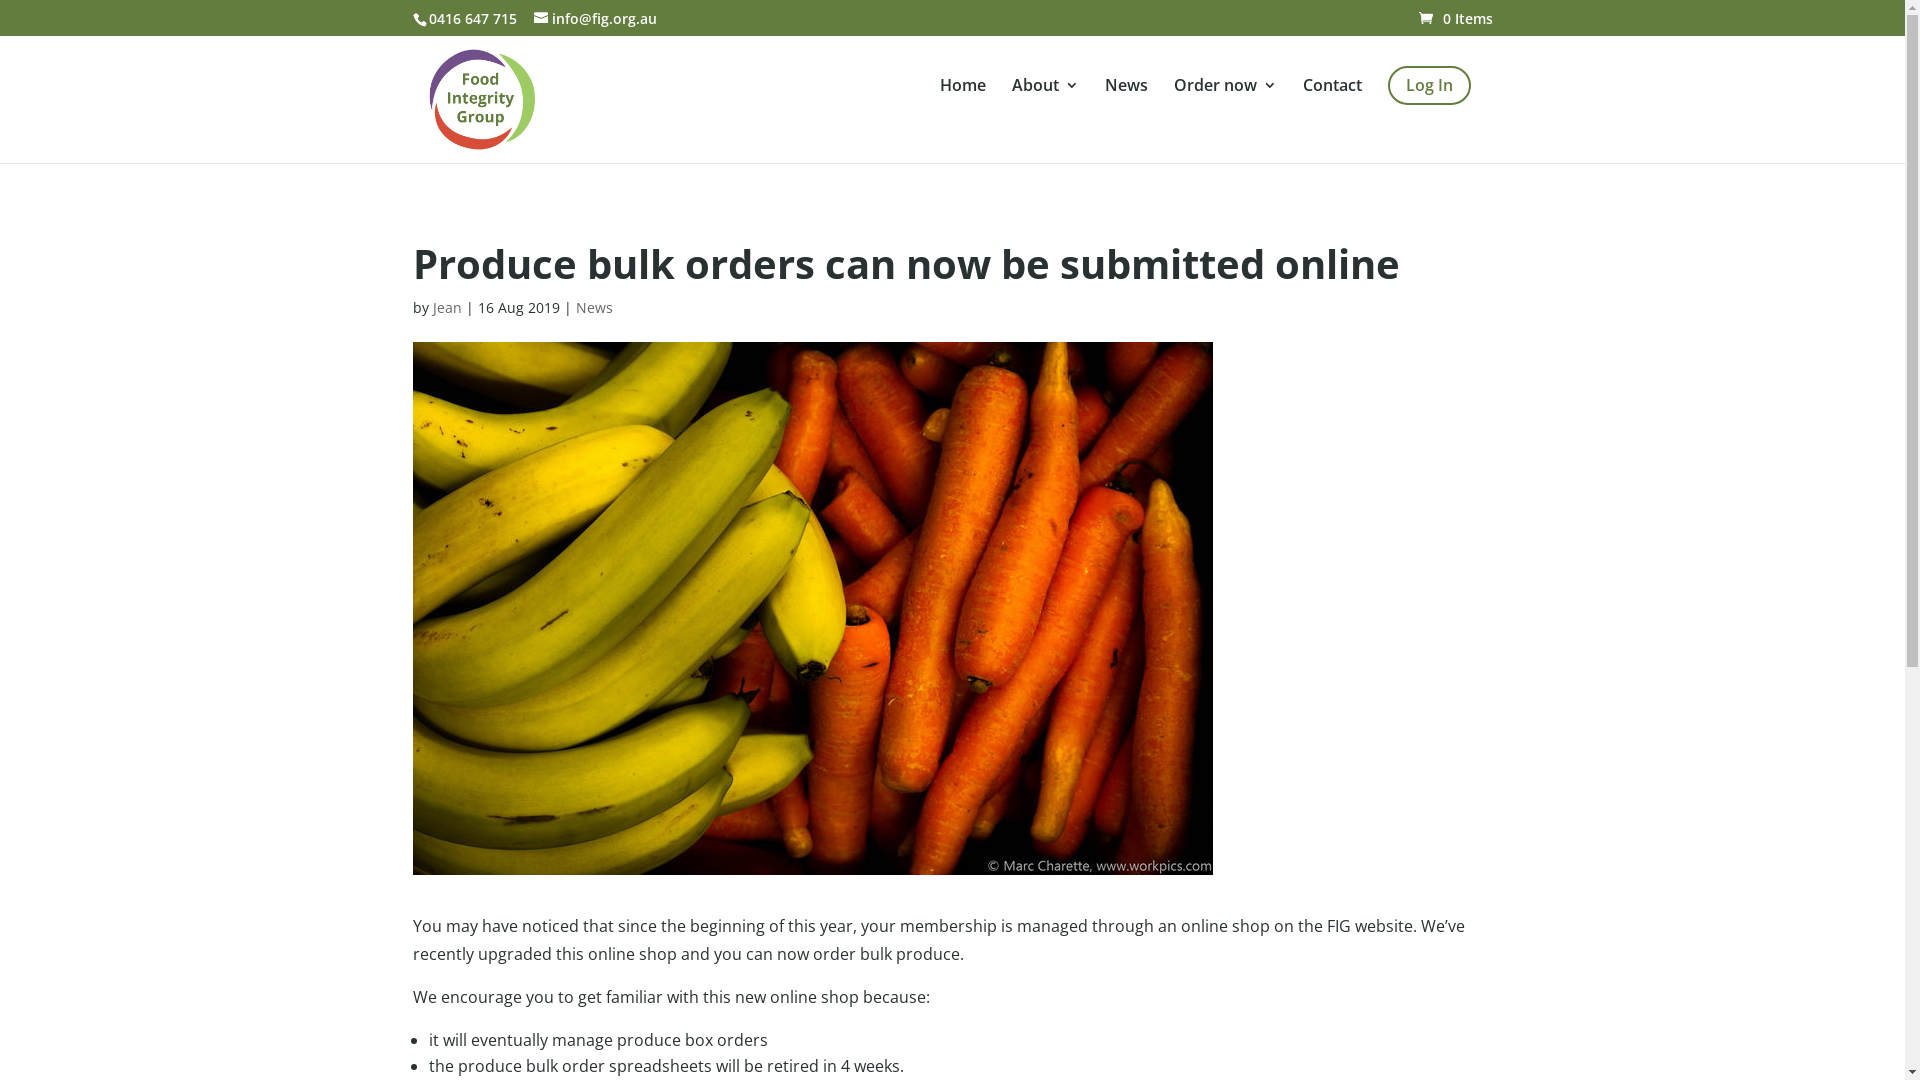  I want to click on 'Skip to content', so click(0, 0).